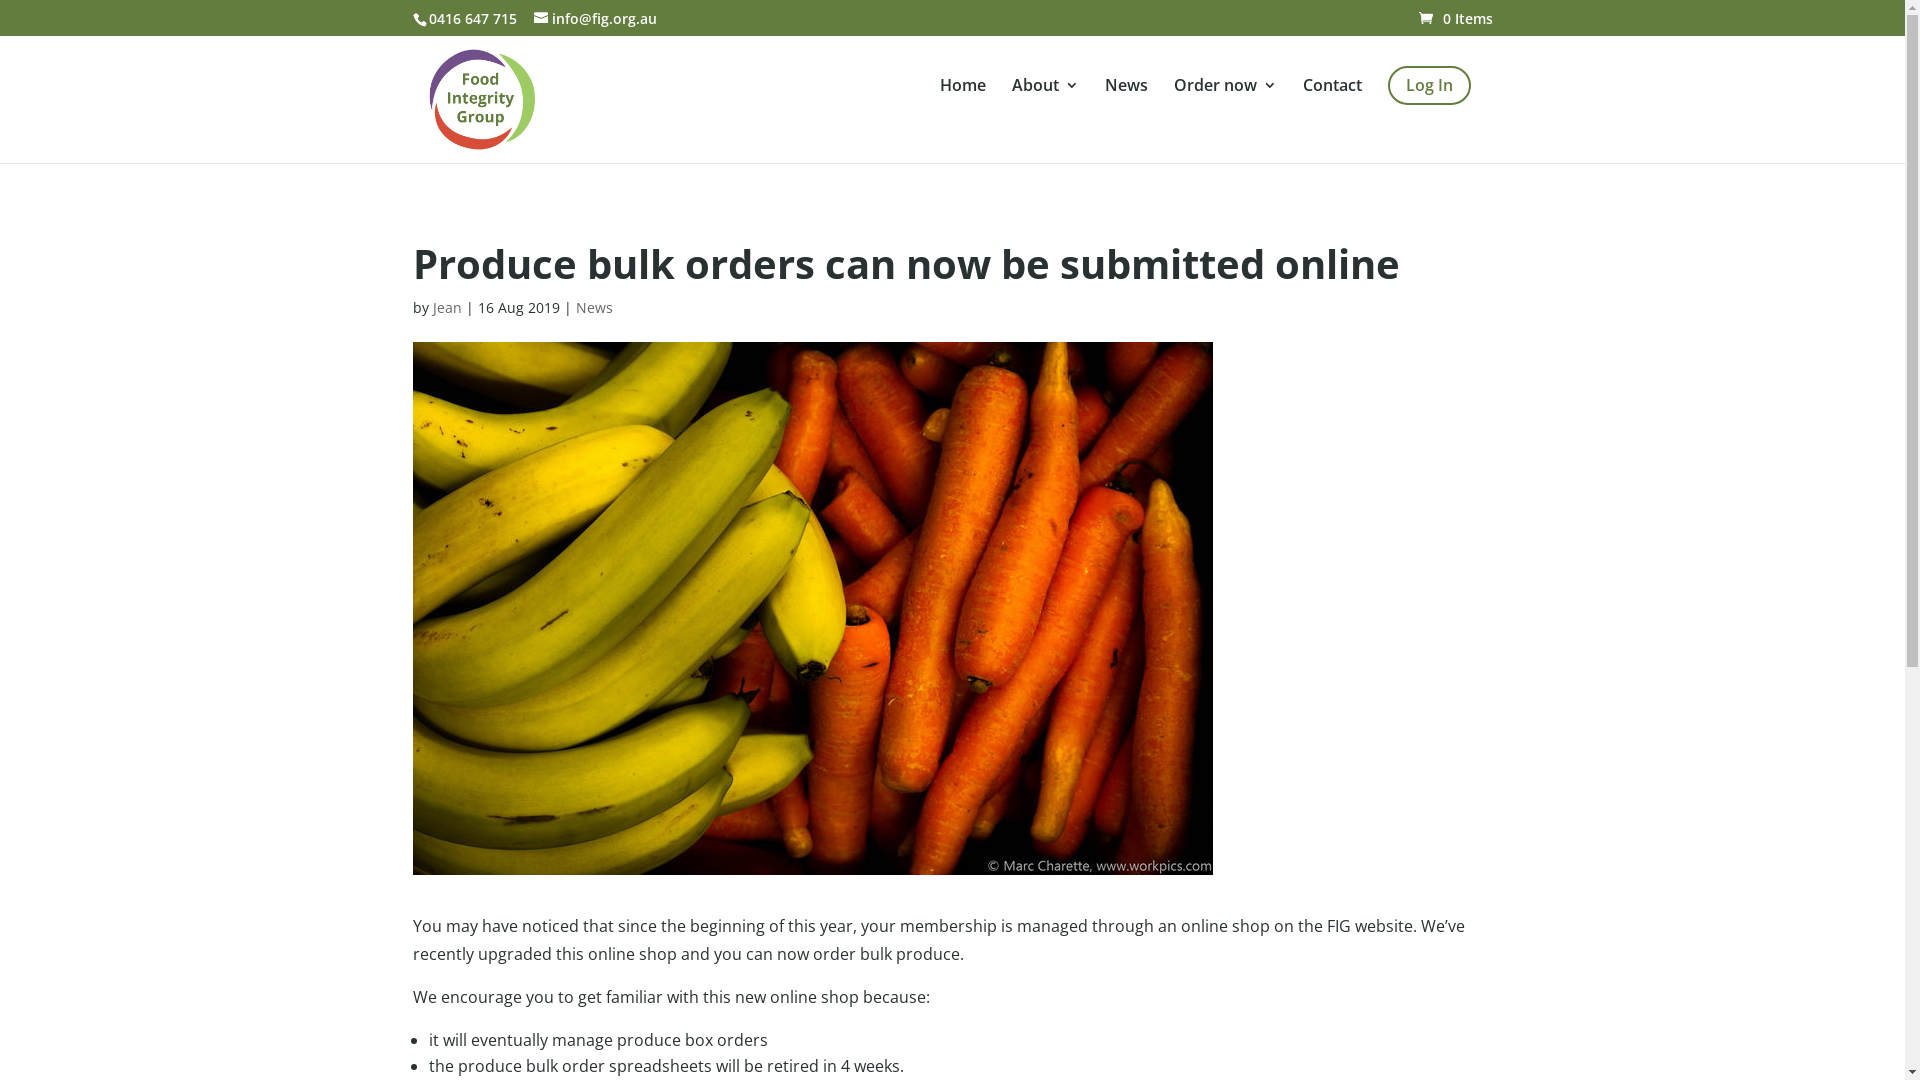  I want to click on 'Skip to content', so click(0, 0).